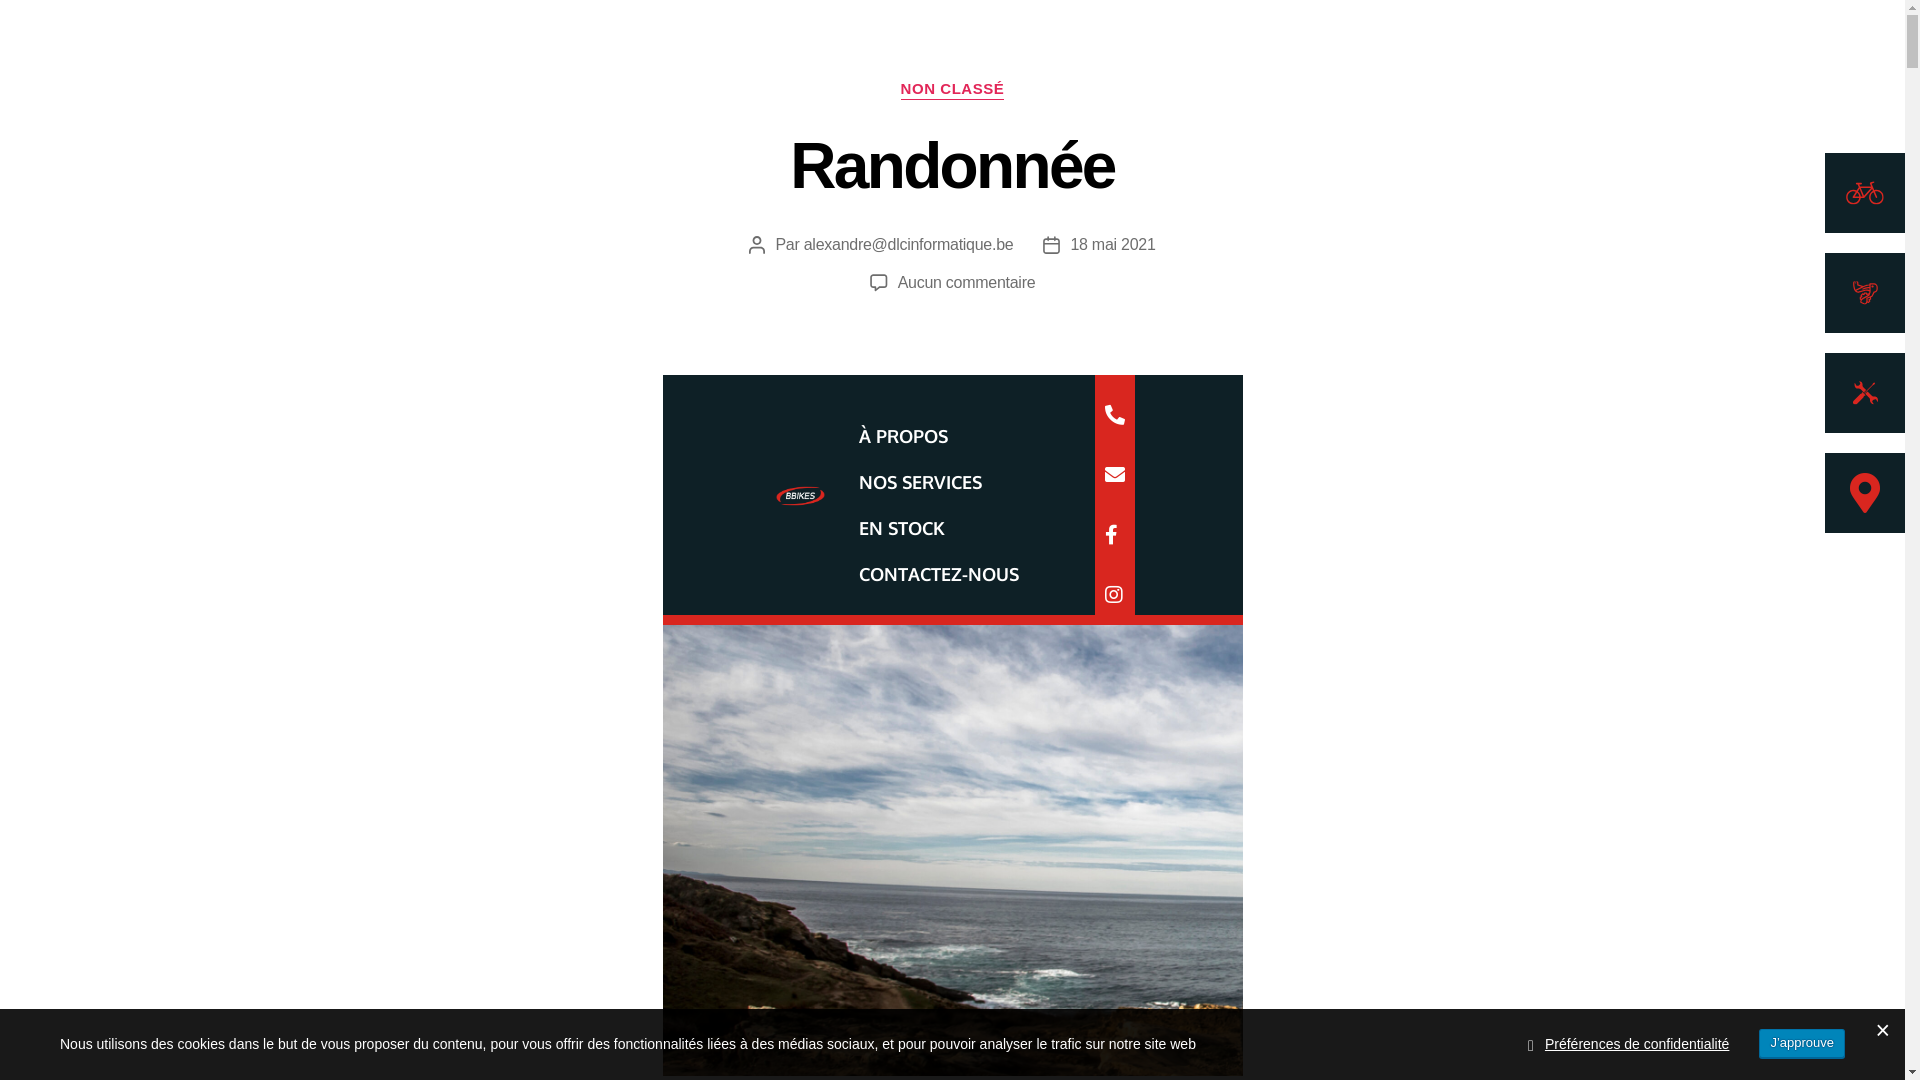  What do you see at coordinates (896, 282) in the screenshot?
I see `'Aucun commentaire'` at bounding box center [896, 282].